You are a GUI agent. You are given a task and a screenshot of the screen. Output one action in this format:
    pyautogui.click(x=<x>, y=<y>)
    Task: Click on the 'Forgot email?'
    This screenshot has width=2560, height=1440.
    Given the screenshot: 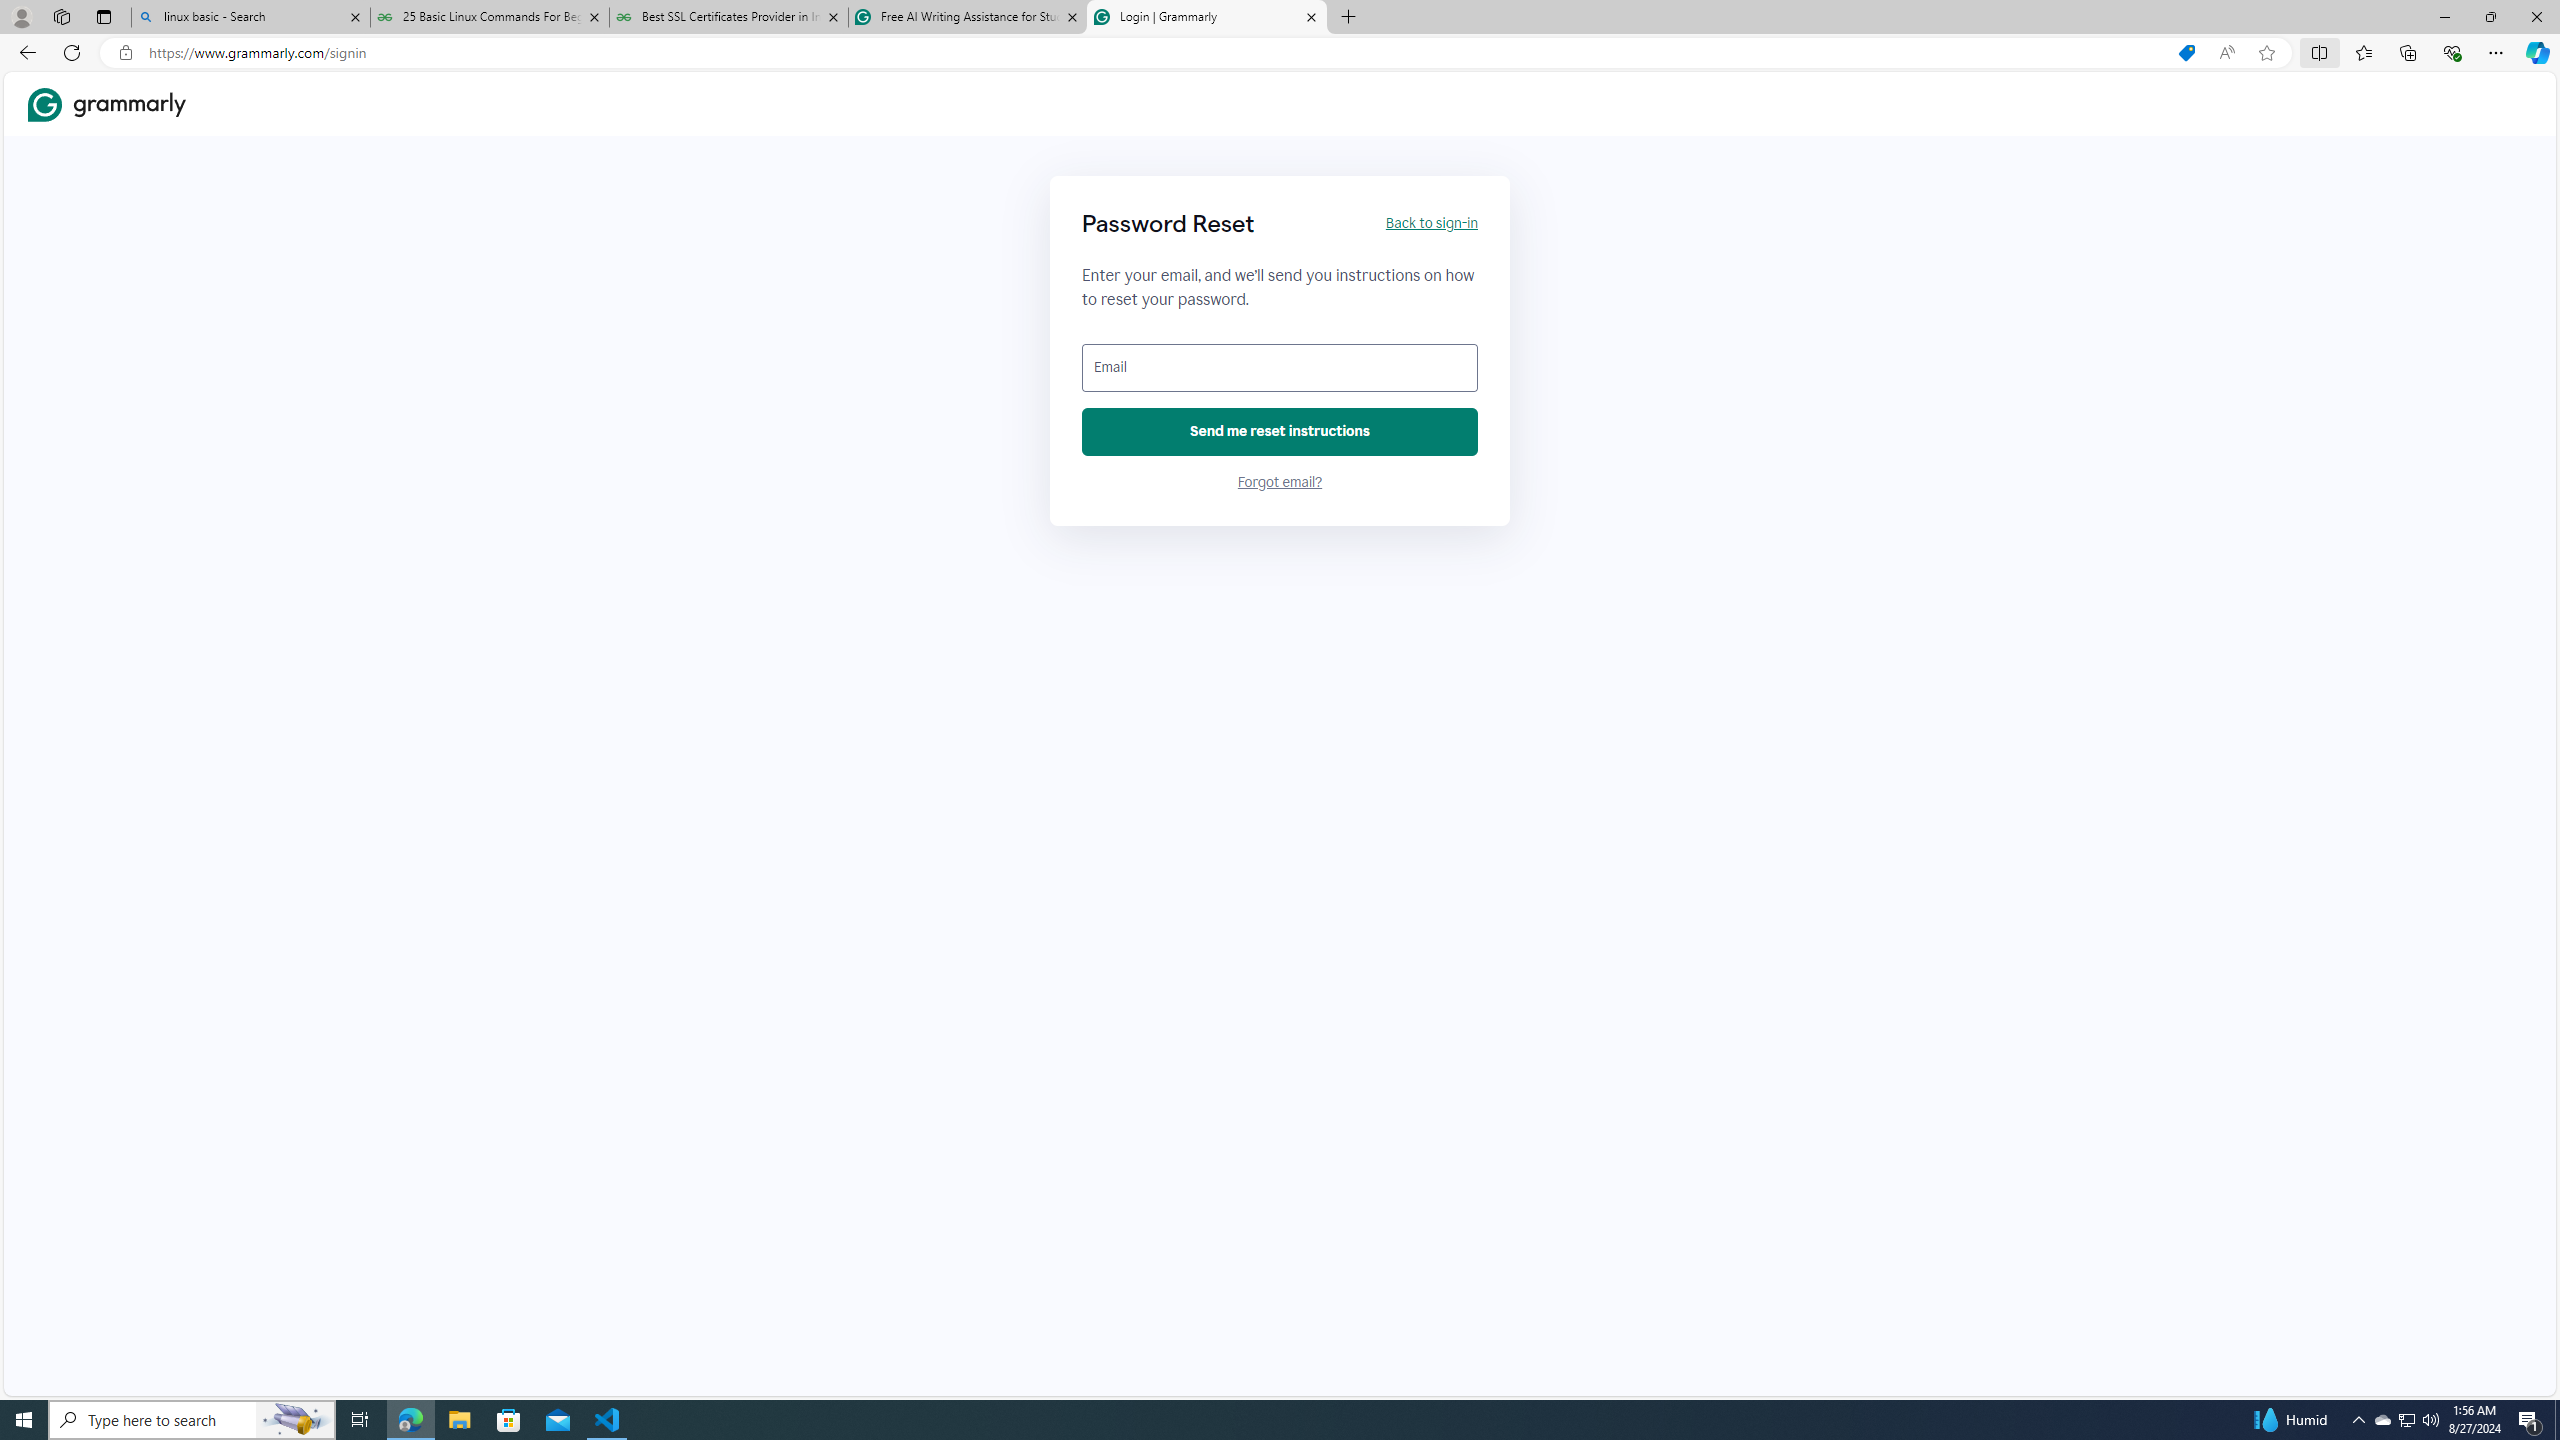 What is the action you would take?
    pyautogui.click(x=1280, y=482)
    